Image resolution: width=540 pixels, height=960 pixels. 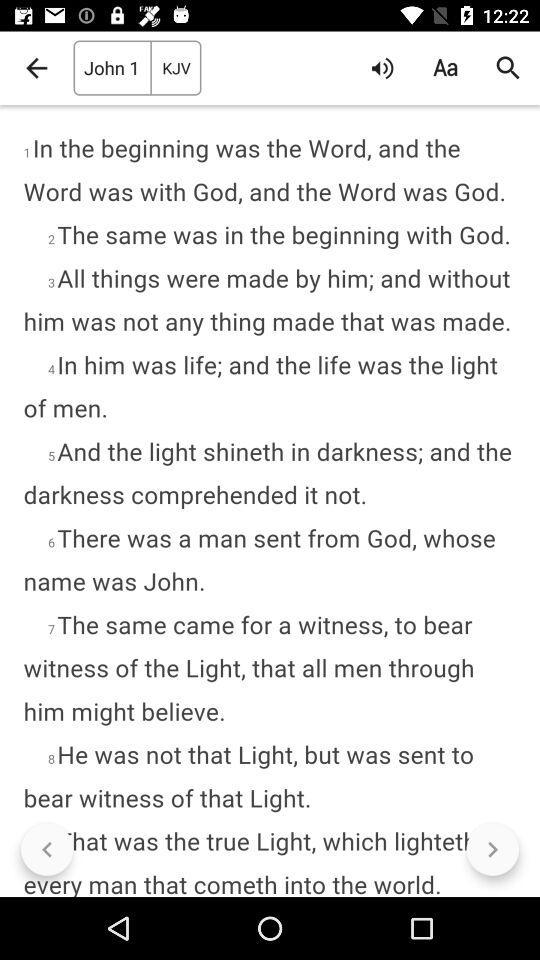 What do you see at coordinates (270, 500) in the screenshot?
I see `the item at the center` at bounding box center [270, 500].